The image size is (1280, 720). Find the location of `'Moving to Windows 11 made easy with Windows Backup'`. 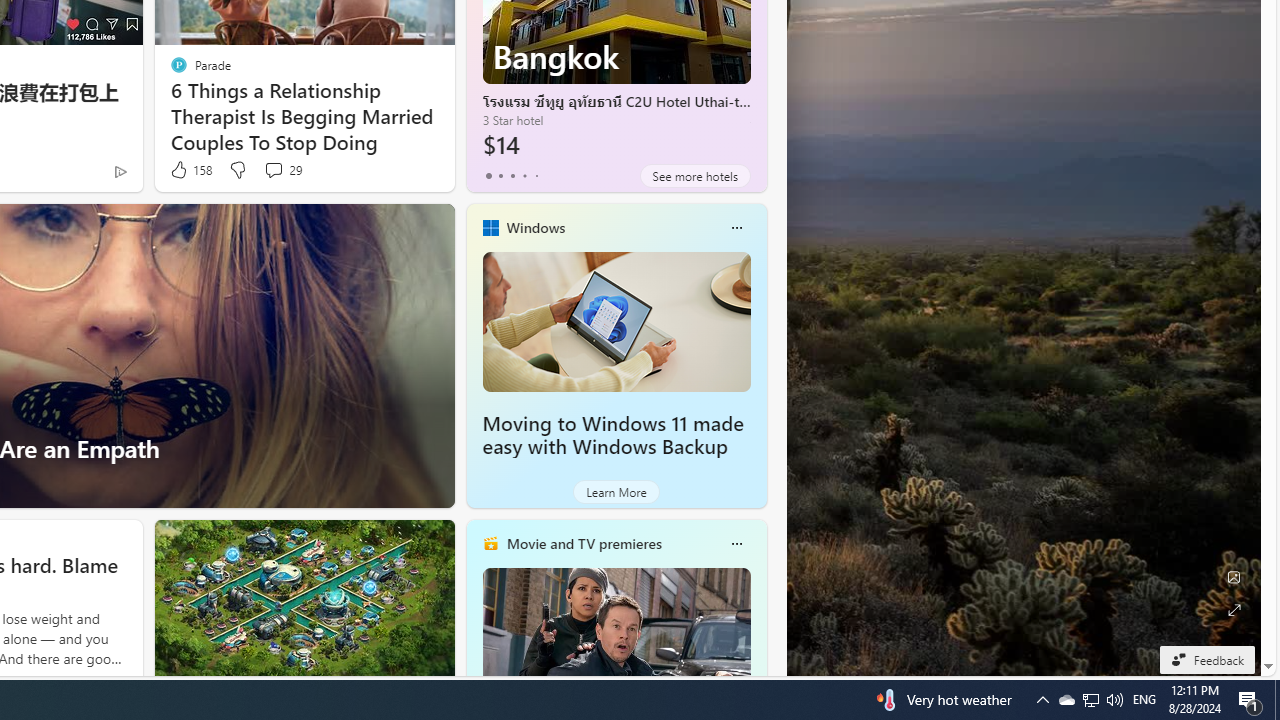

'Moving to Windows 11 made easy with Windows Backup' is located at coordinates (615, 320).